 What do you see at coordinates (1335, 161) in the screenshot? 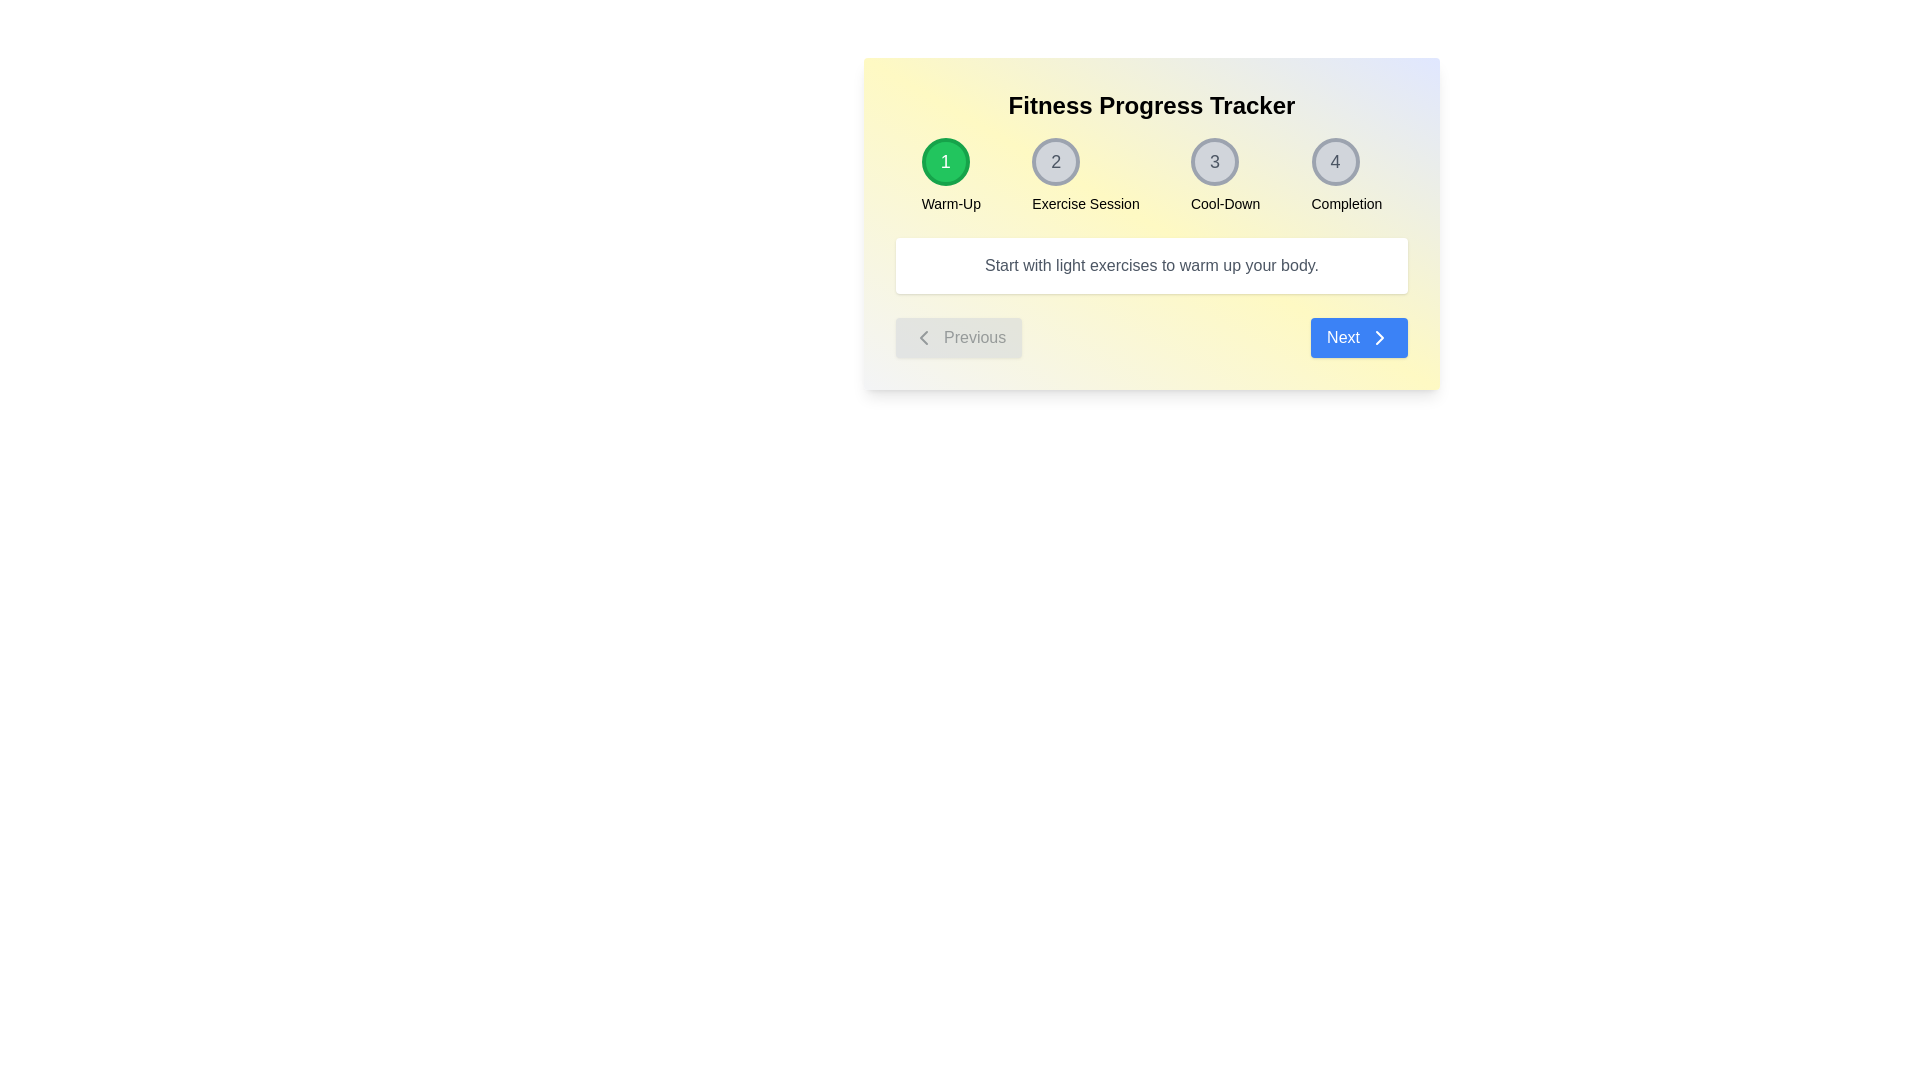
I see `the fourth step indicator in the progress tracker, located at the far right side under the 'Completion' label` at bounding box center [1335, 161].